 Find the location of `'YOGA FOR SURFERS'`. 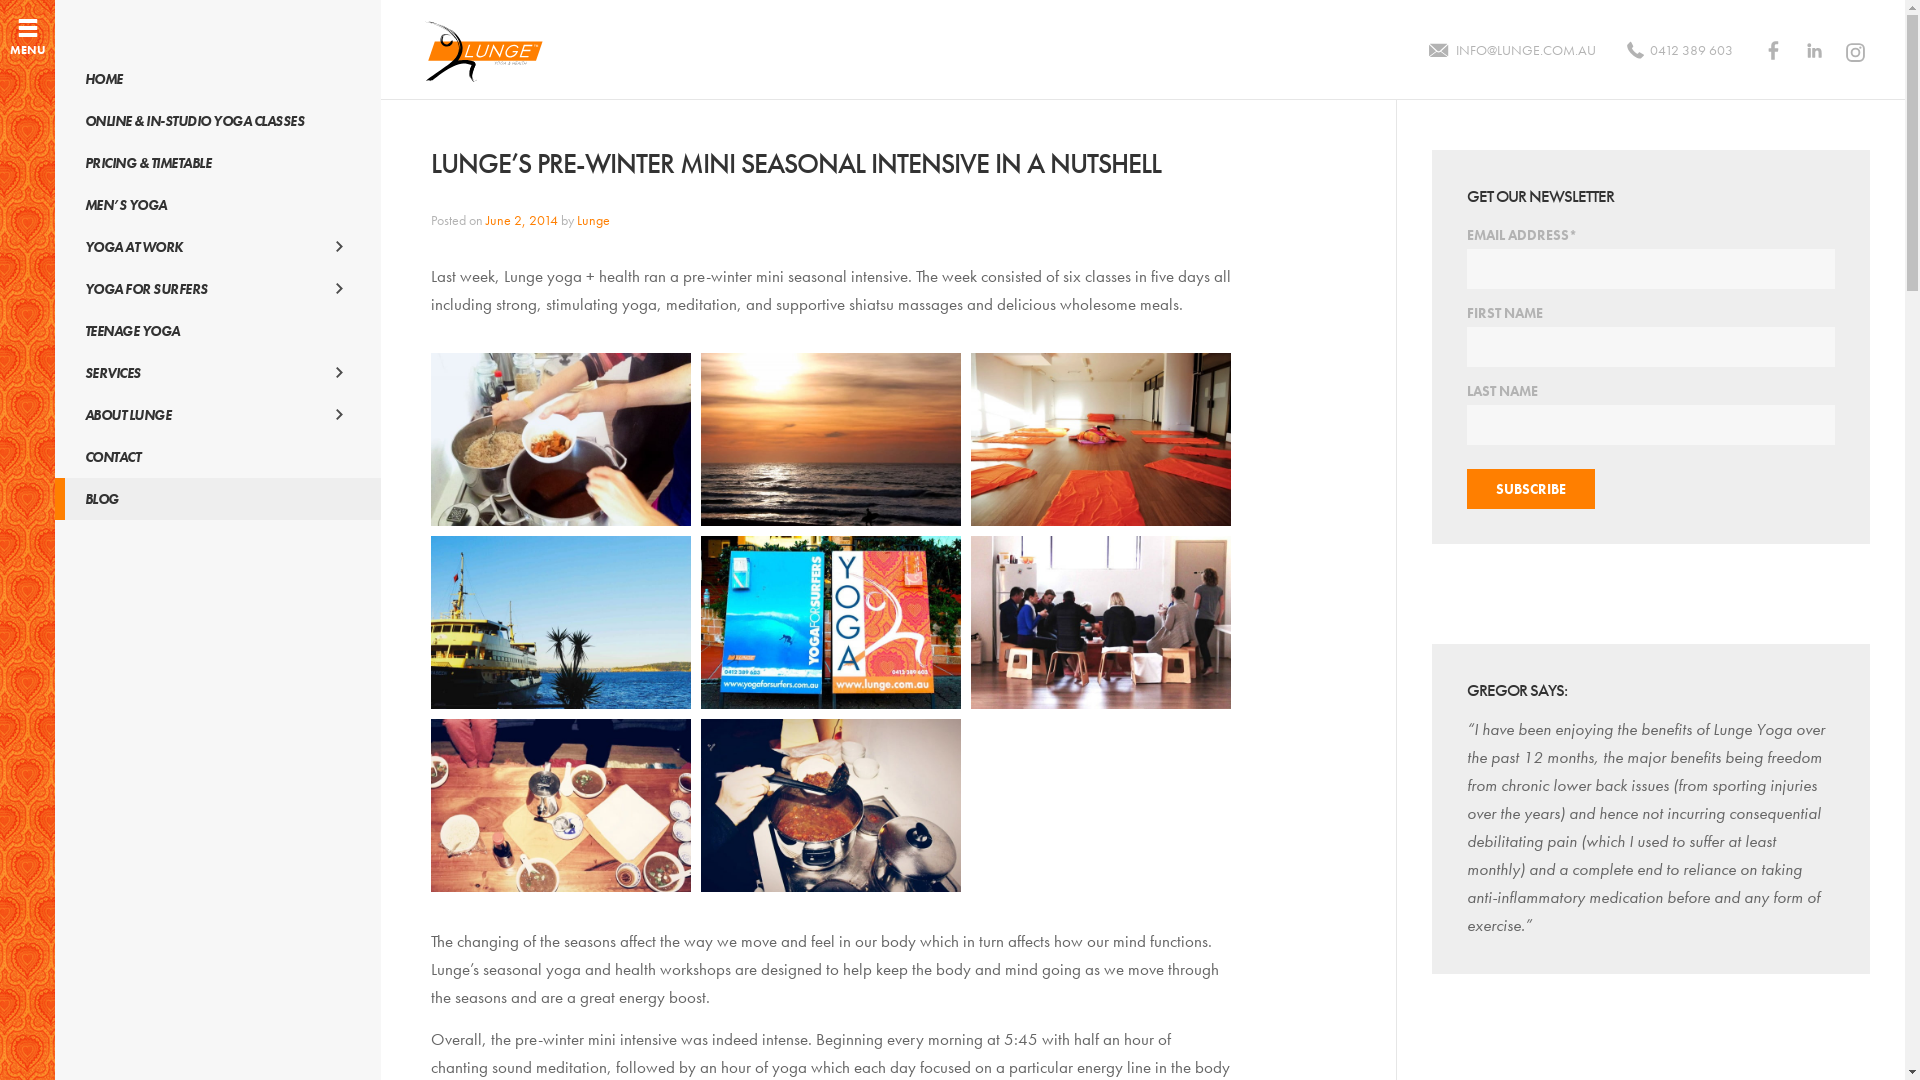

'YOGA FOR SURFERS' is located at coordinates (217, 289).